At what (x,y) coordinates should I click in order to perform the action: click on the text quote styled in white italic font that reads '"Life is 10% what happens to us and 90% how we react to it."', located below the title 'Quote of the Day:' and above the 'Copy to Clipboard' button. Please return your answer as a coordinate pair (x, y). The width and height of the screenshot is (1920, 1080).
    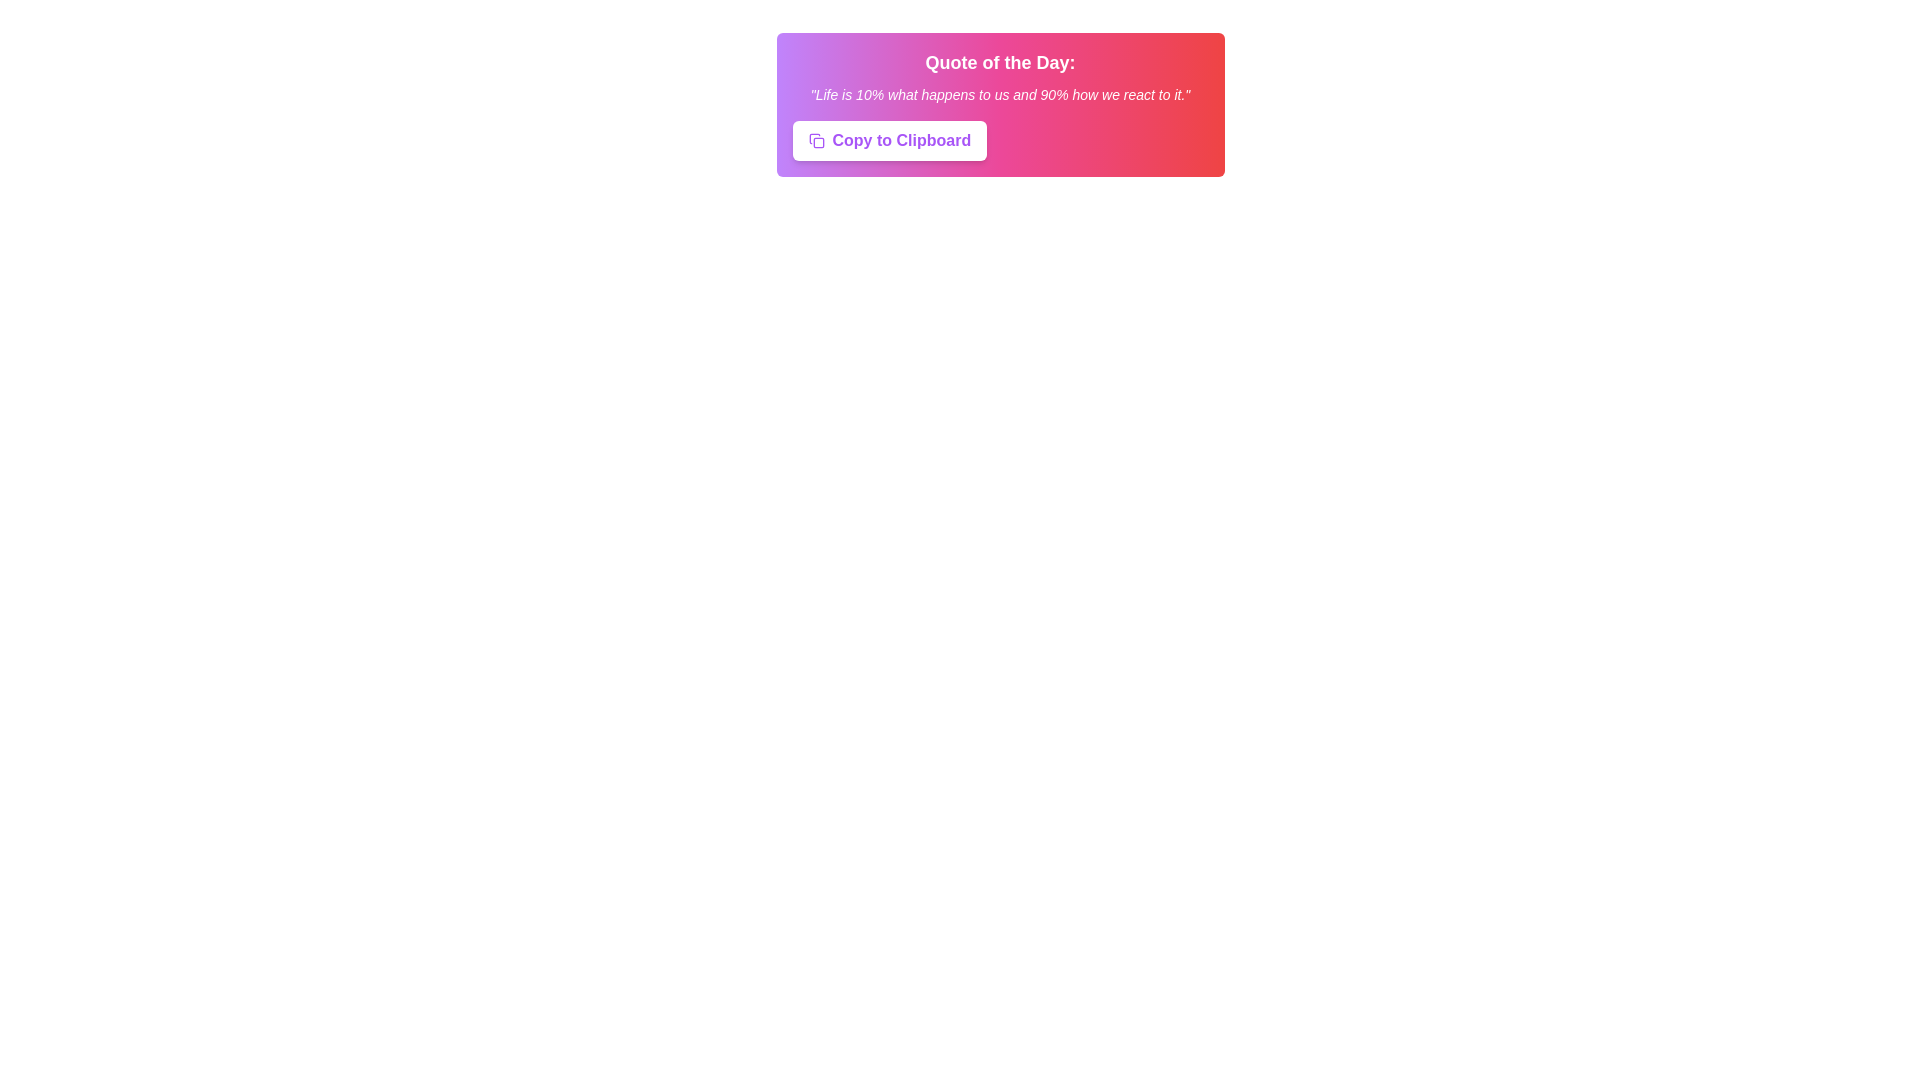
    Looking at the image, I should click on (1000, 95).